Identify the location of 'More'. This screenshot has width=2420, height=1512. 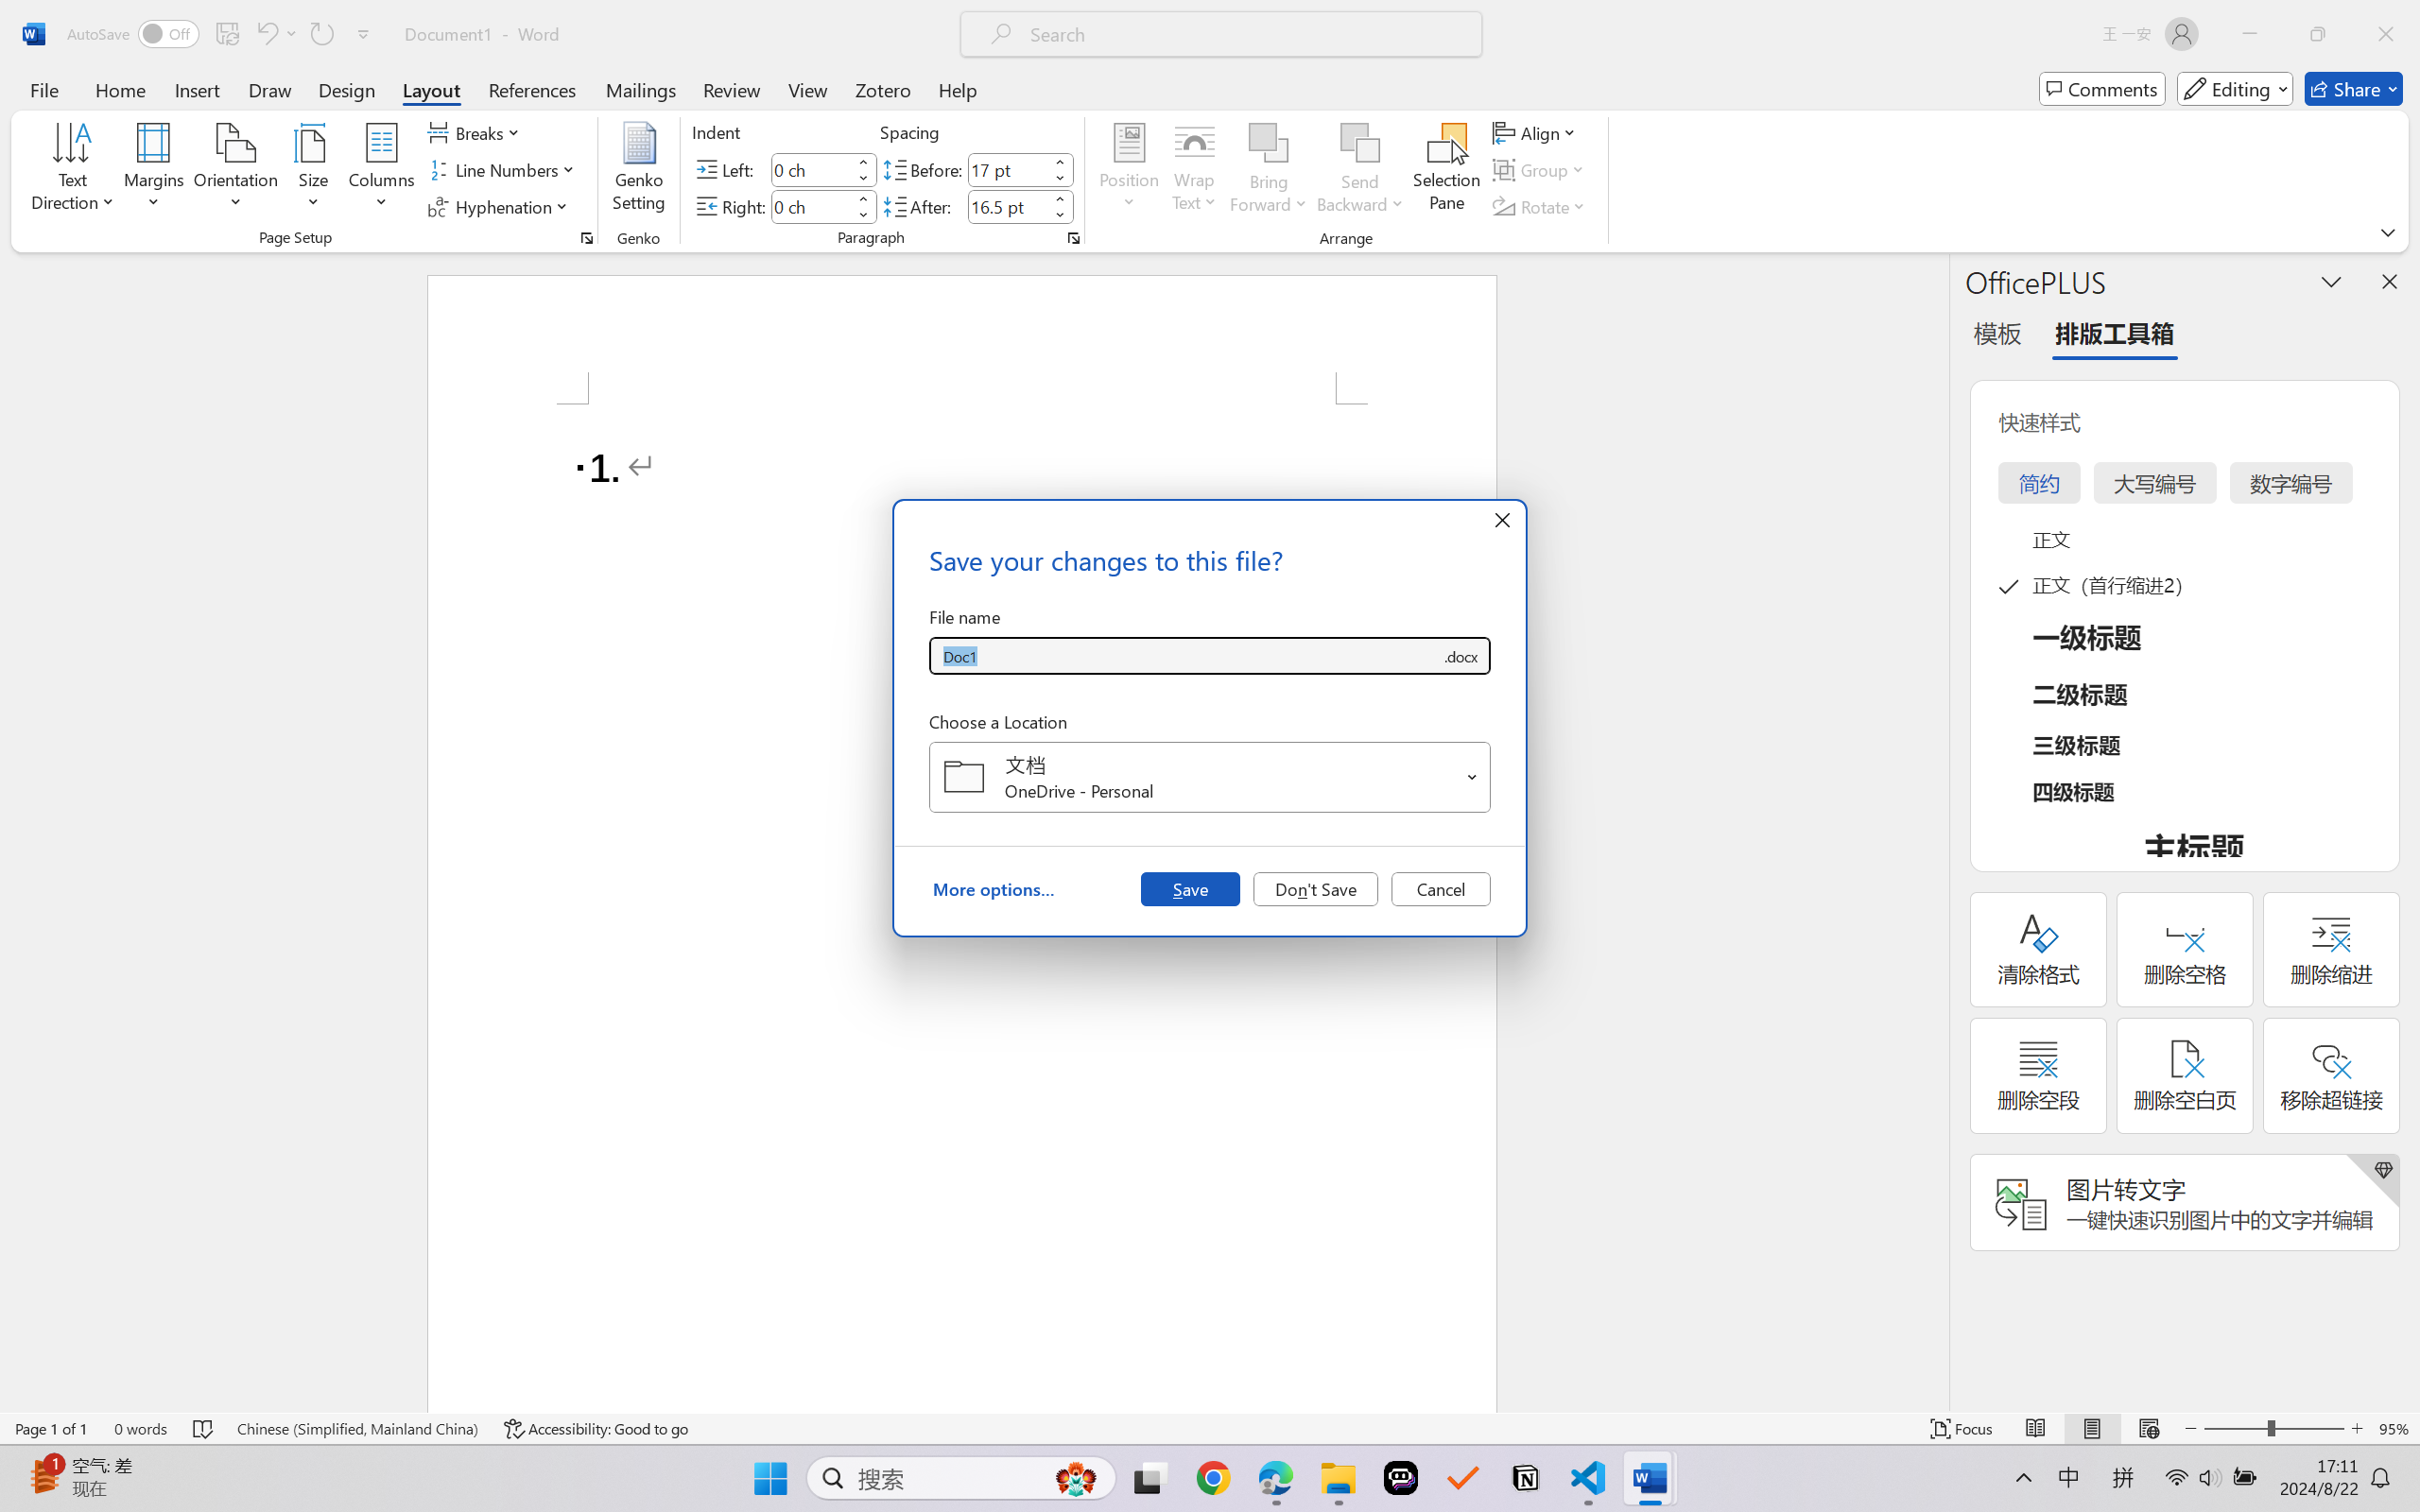
(1059, 198).